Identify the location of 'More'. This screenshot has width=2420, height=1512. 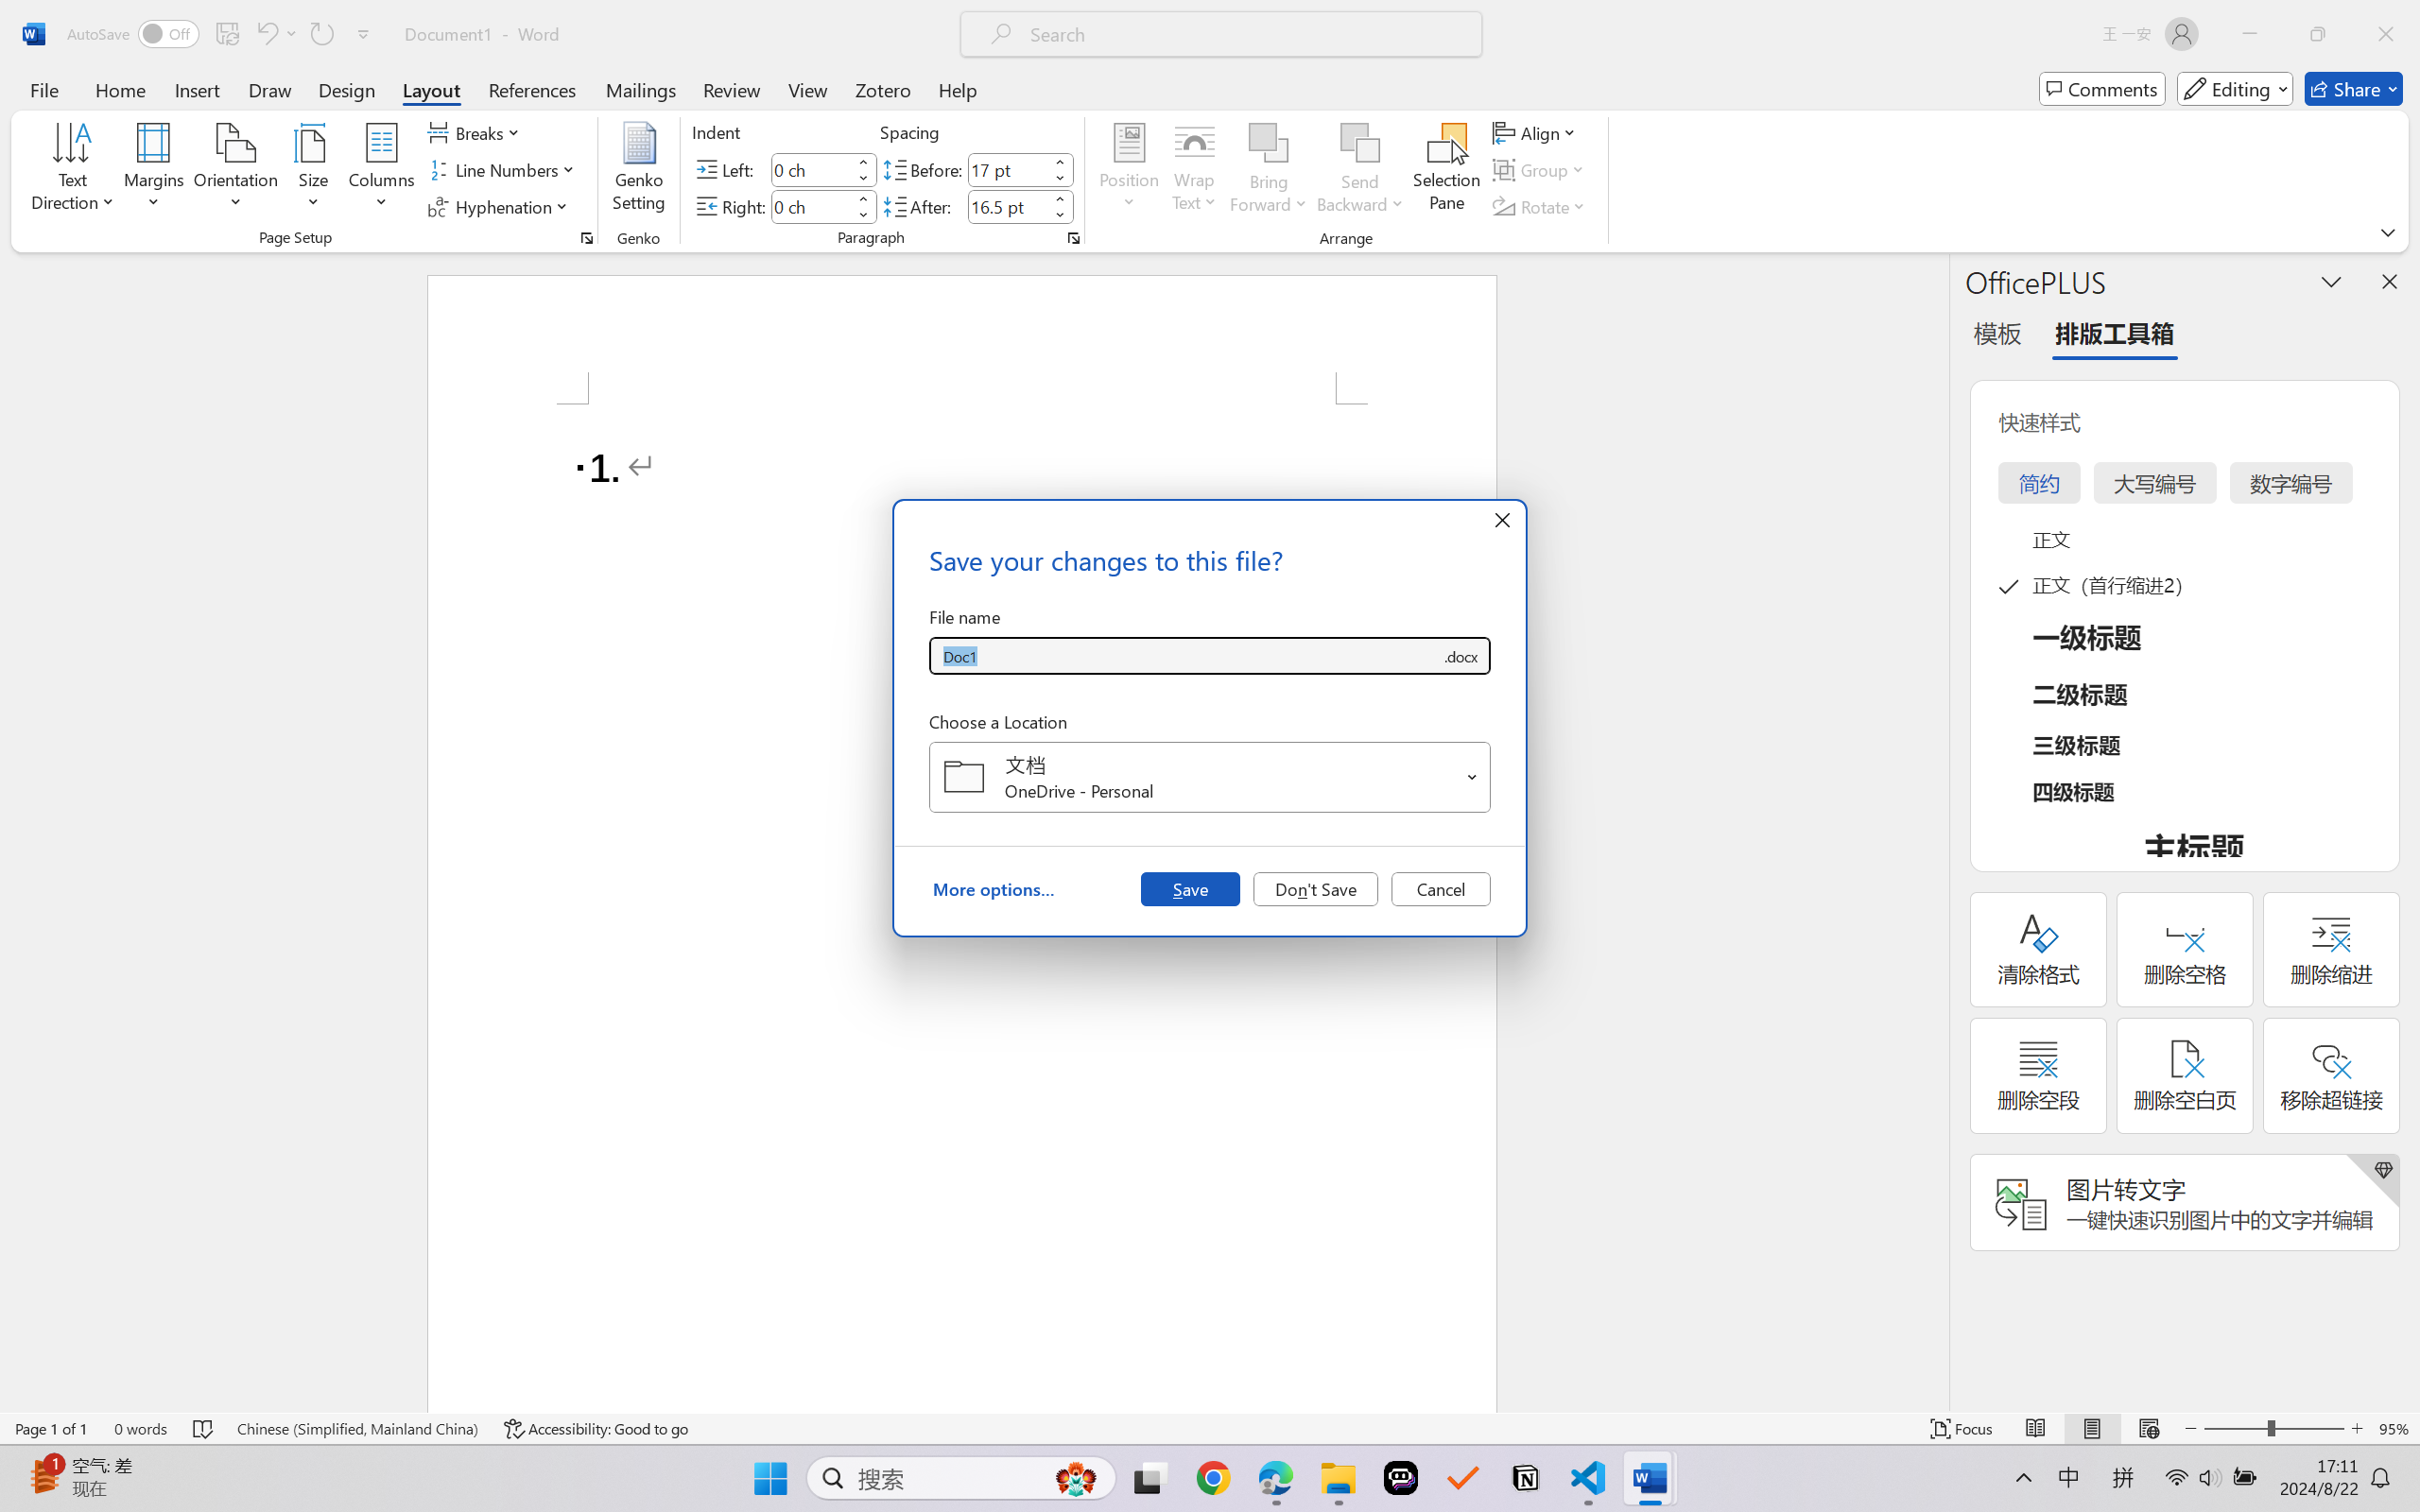
(1059, 198).